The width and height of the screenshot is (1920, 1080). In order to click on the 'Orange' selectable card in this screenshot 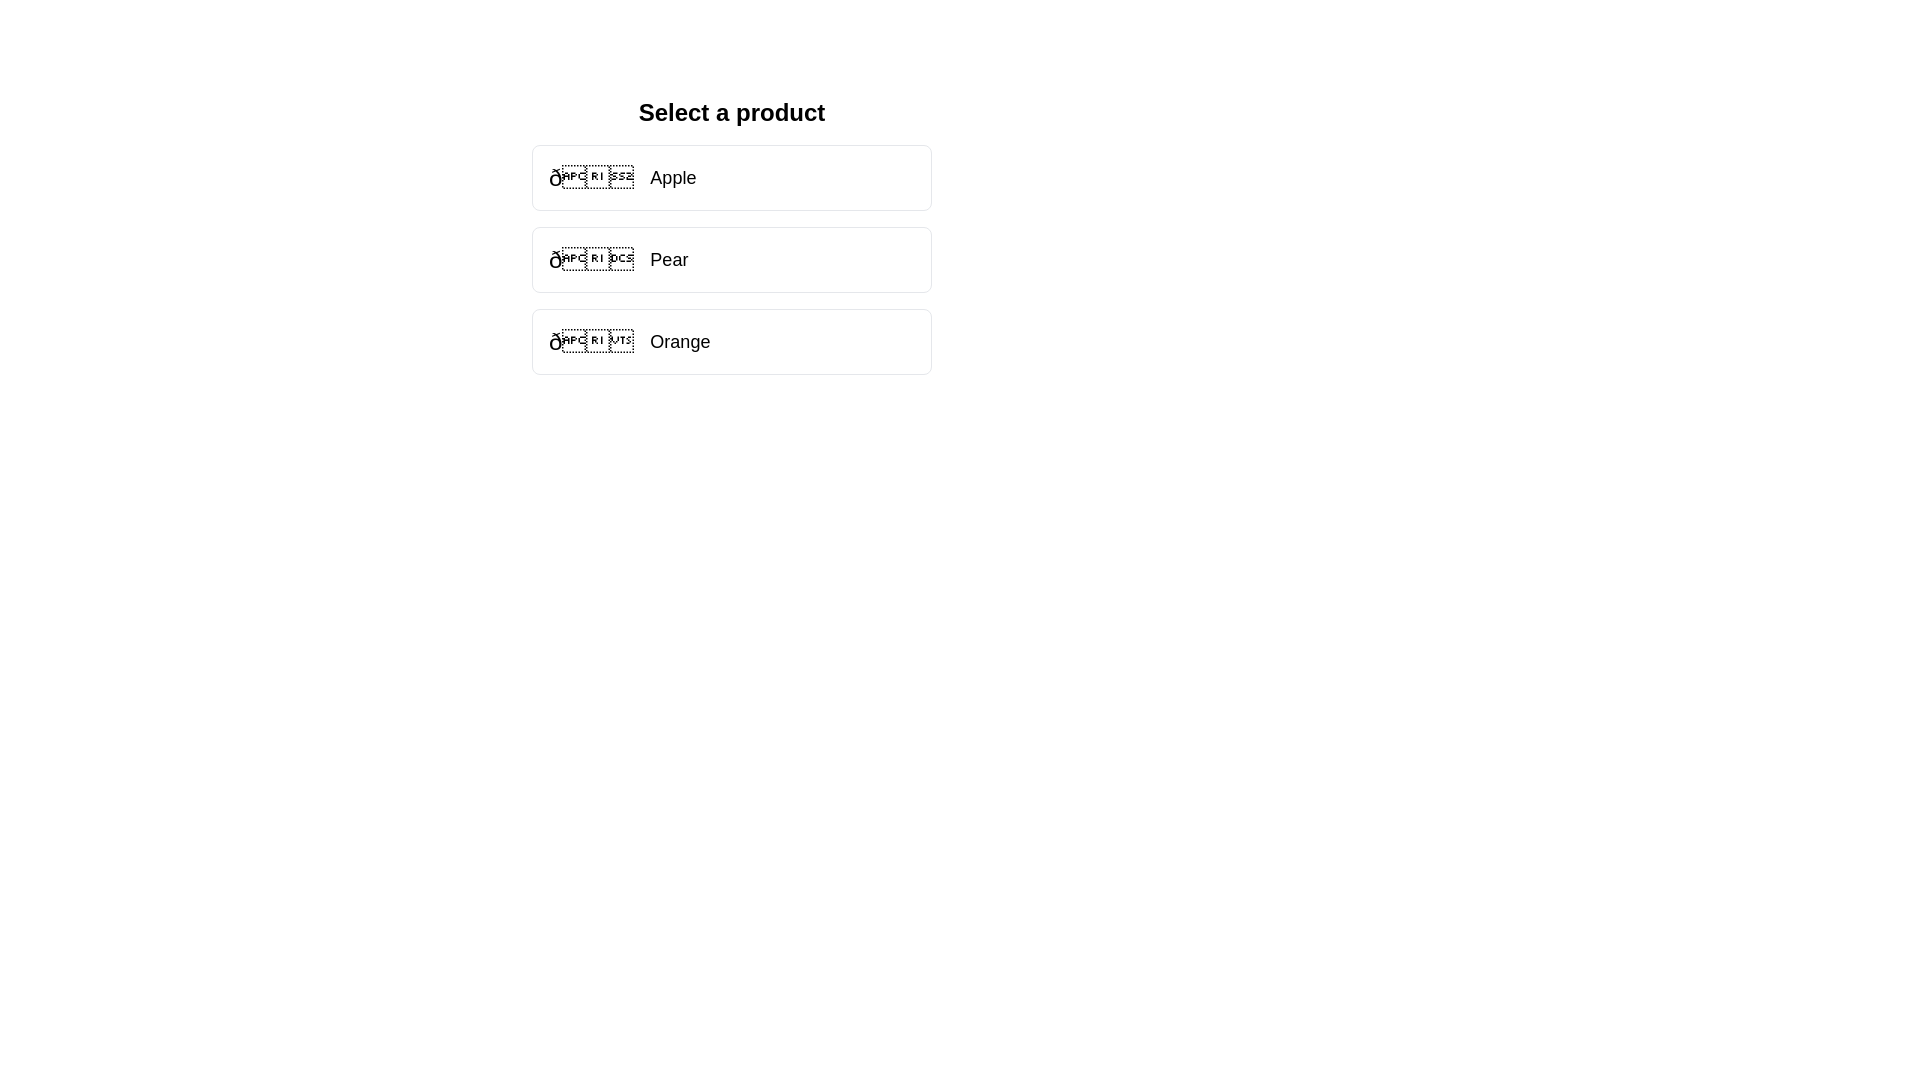, I will do `click(730, 341)`.